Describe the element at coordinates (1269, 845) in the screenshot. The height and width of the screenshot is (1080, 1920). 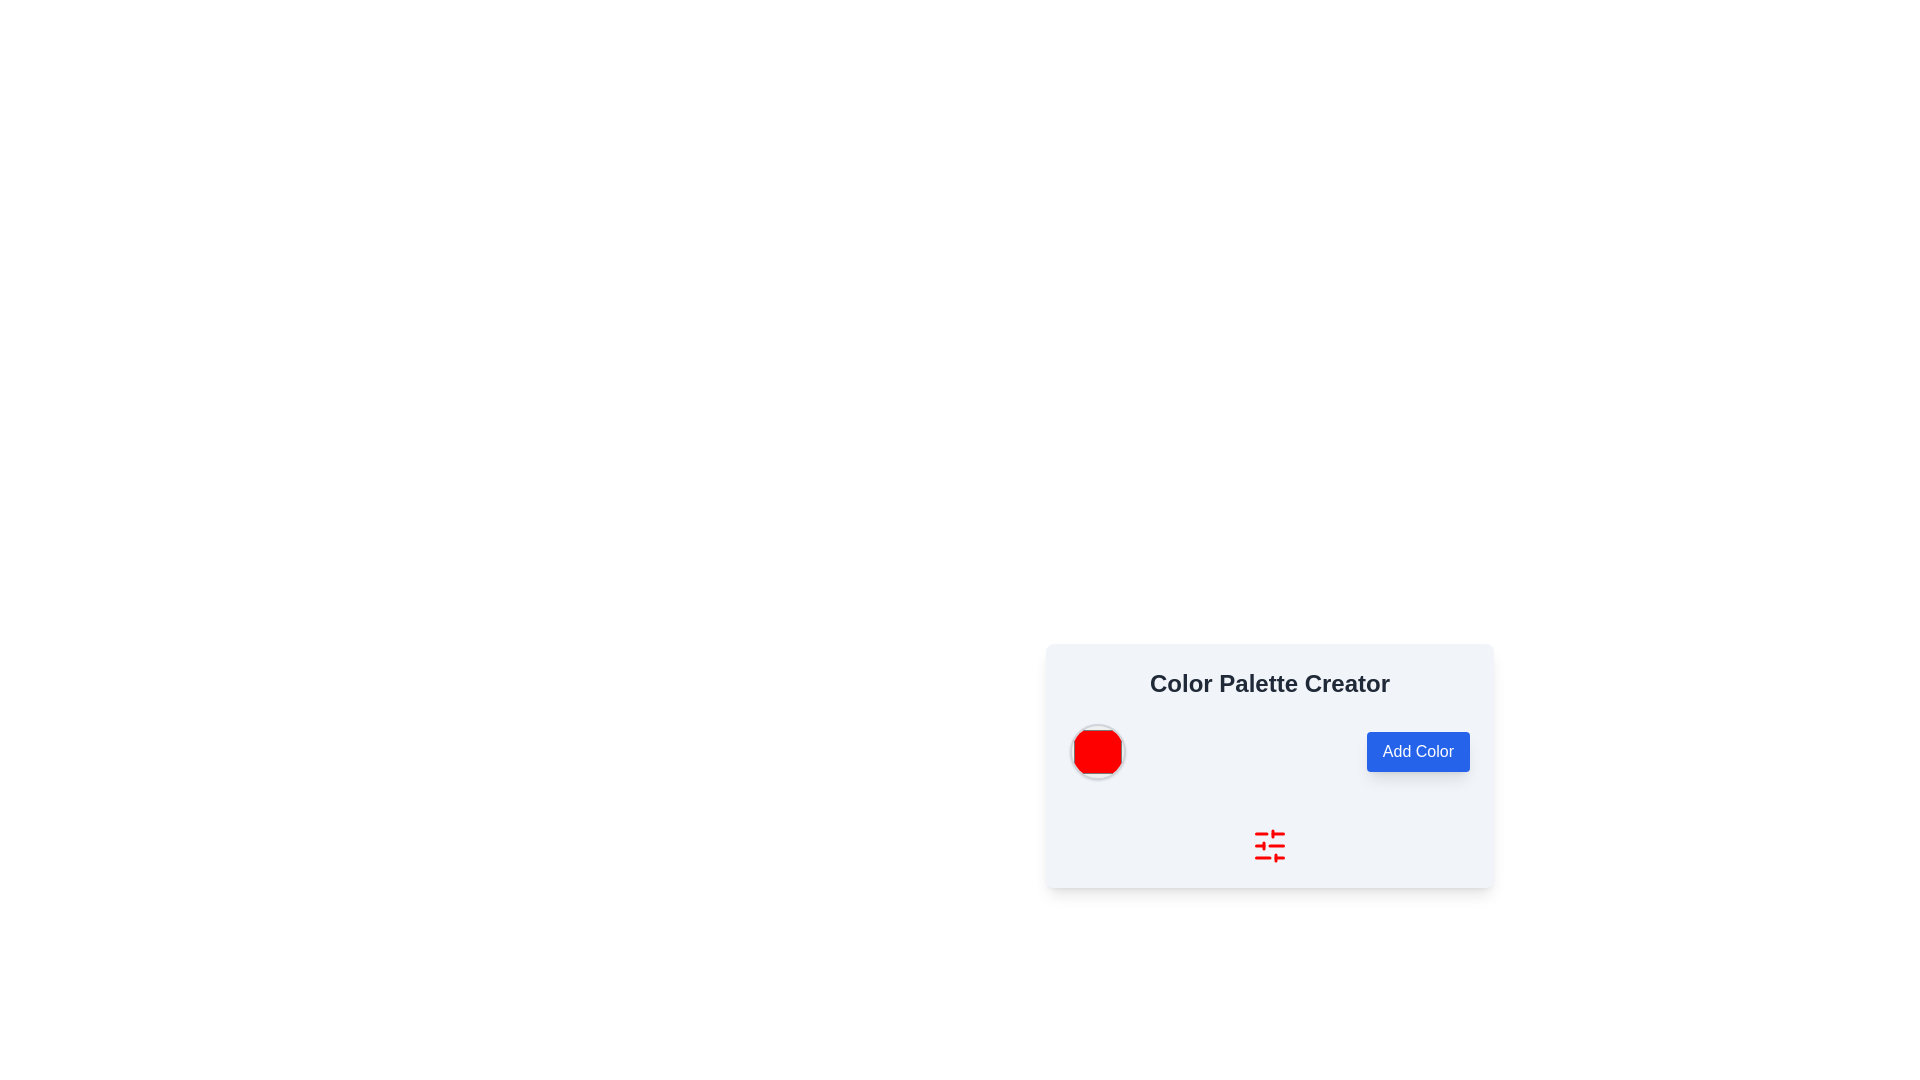
I see `the horizontally oriented icon resembling sliders, which is centrally located beneath the 'Color Palette Creator' title, indicating settings or filtering functionalities` at that location.